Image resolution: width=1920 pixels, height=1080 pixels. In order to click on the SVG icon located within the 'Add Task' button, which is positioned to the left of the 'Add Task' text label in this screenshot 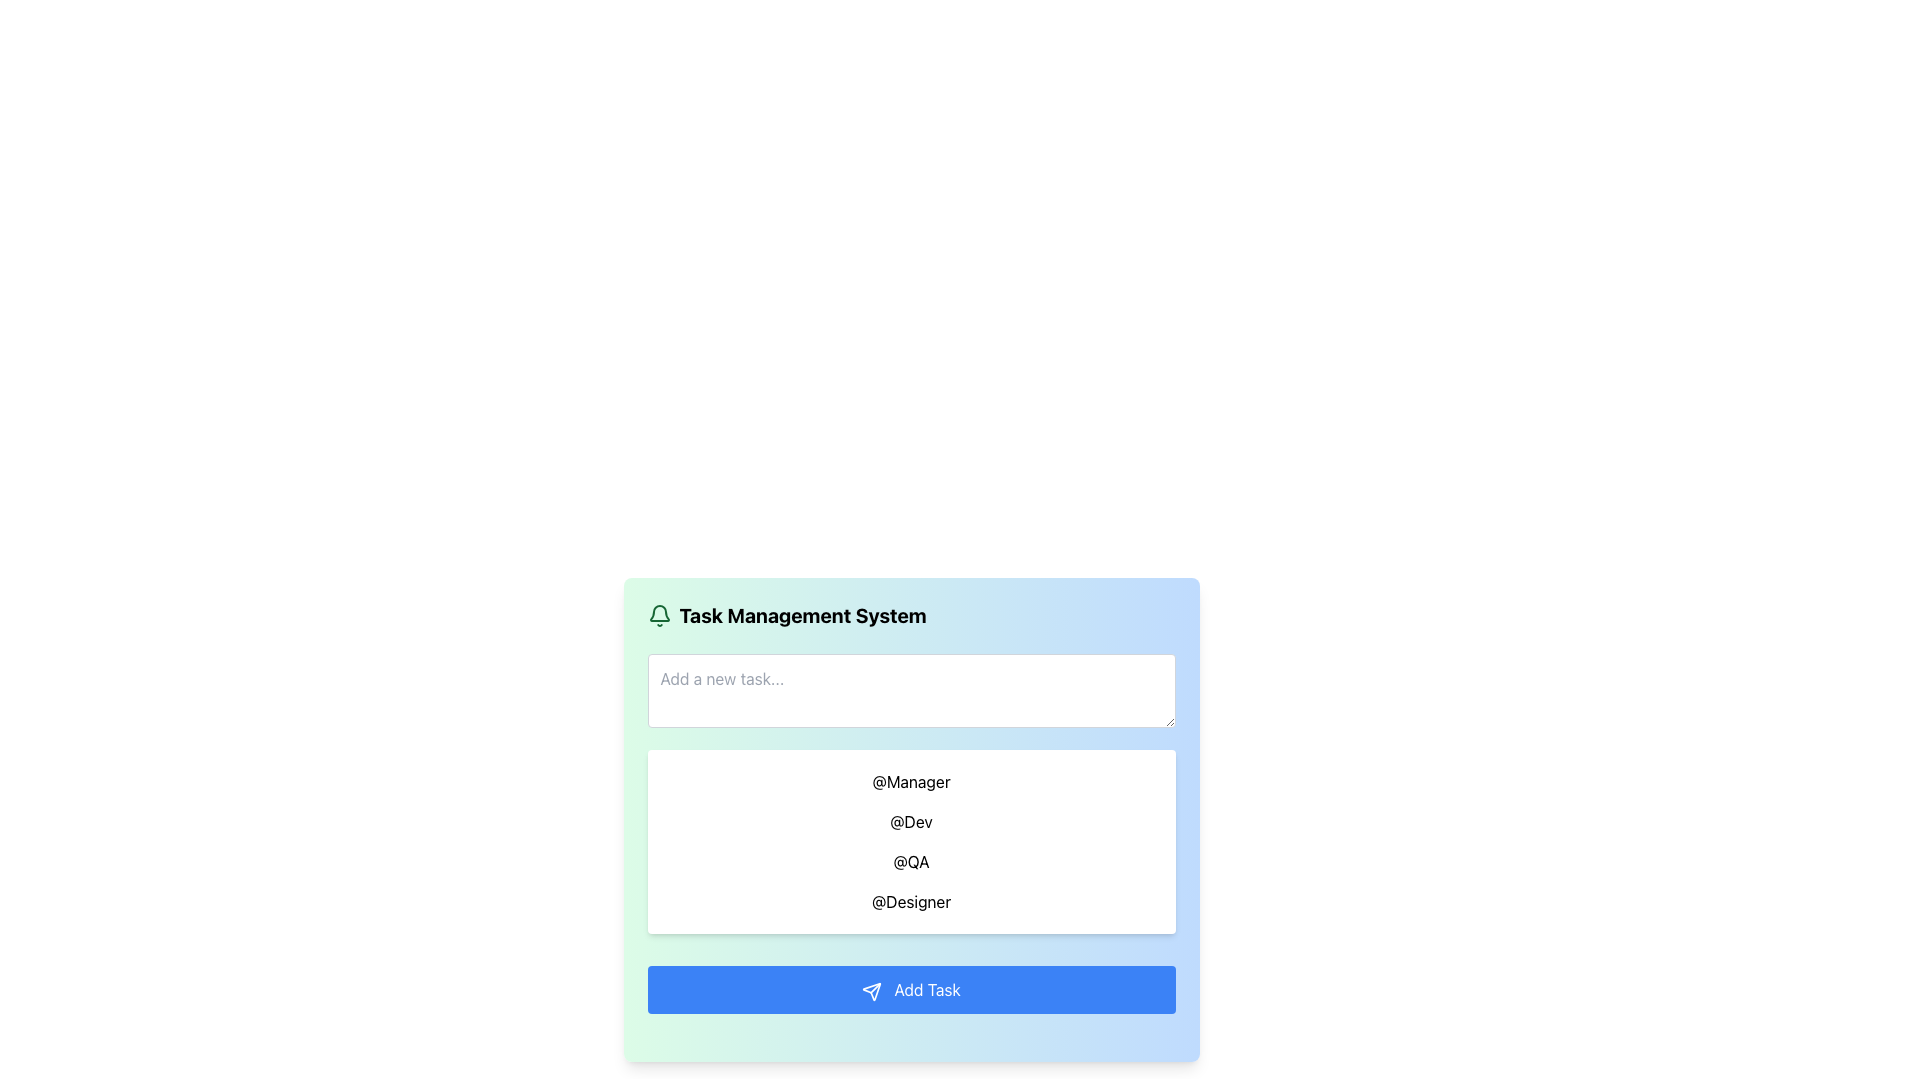, I will do `click(872, 991)`.